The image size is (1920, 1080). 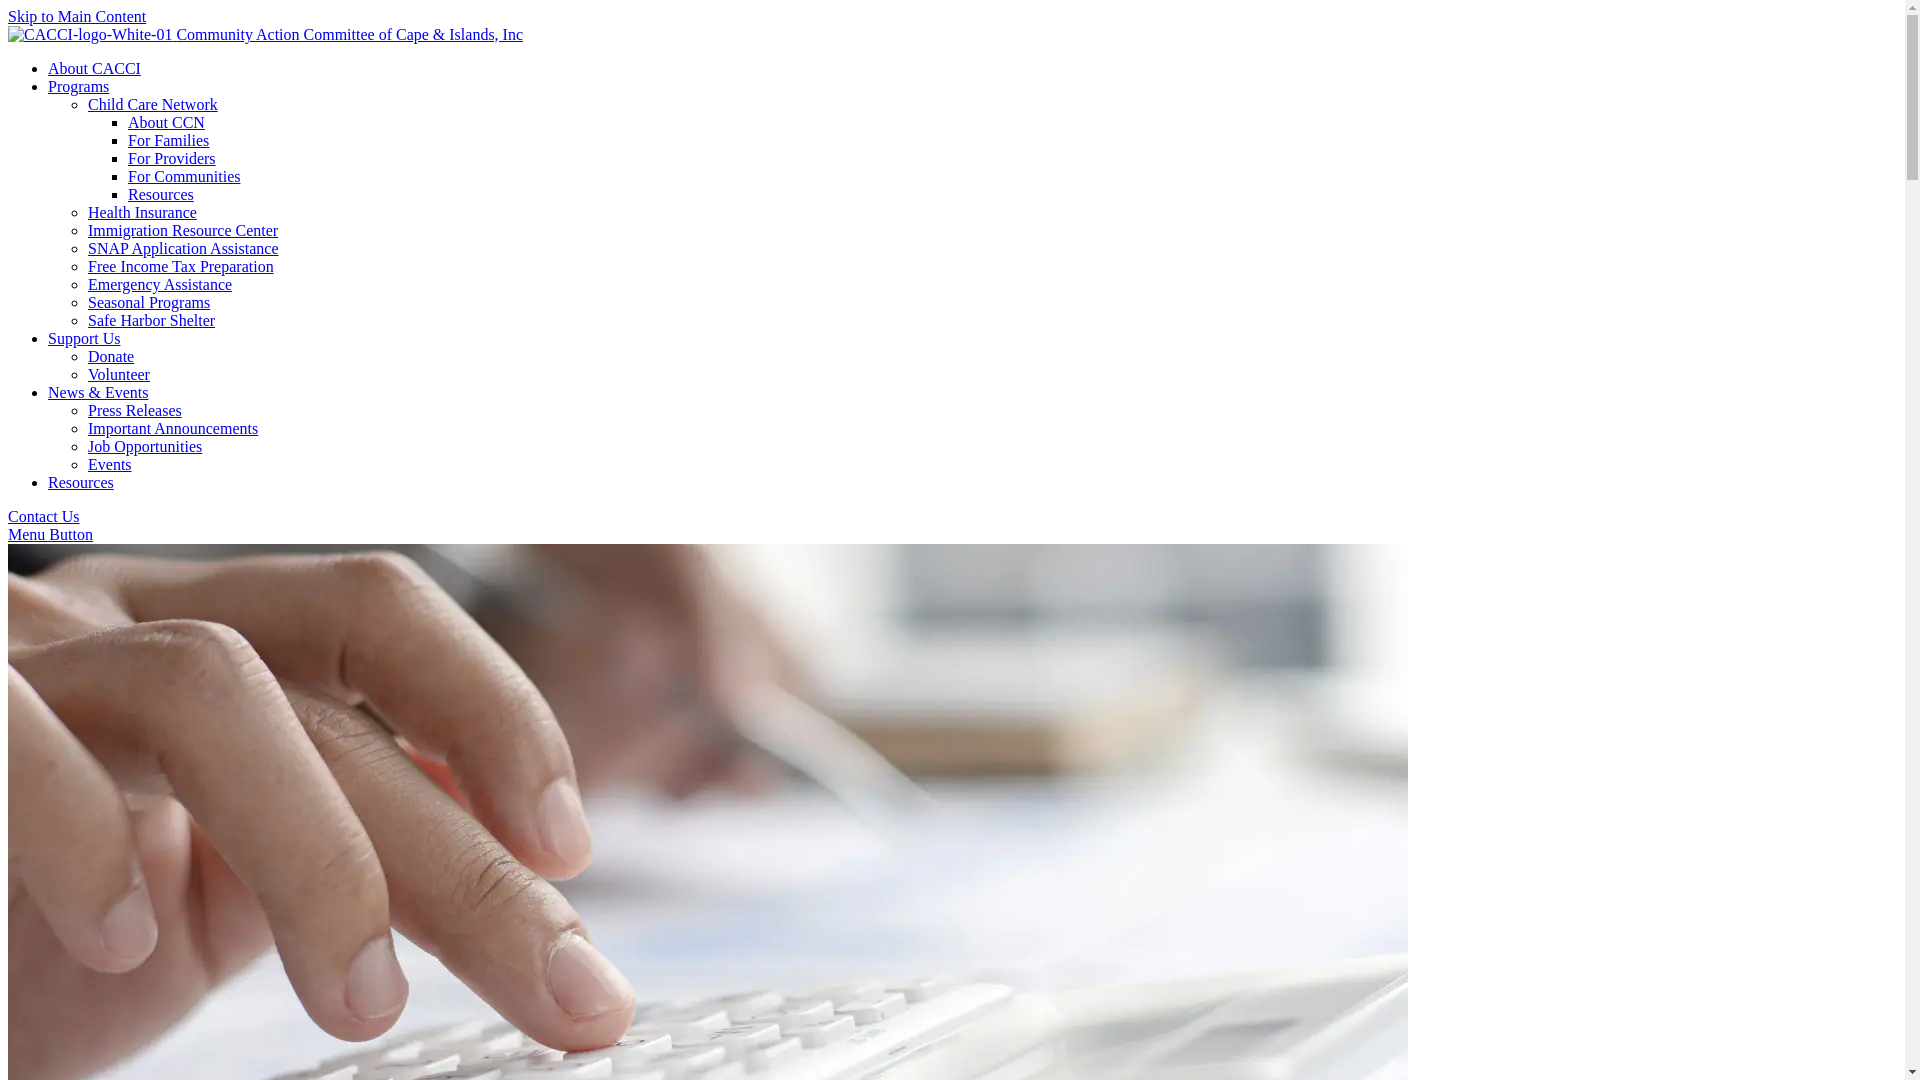 What do you see at coordinates (182, 229) in the screenshot?
I see `'Immigration Resource Center'` at bounding box center [182, 229].